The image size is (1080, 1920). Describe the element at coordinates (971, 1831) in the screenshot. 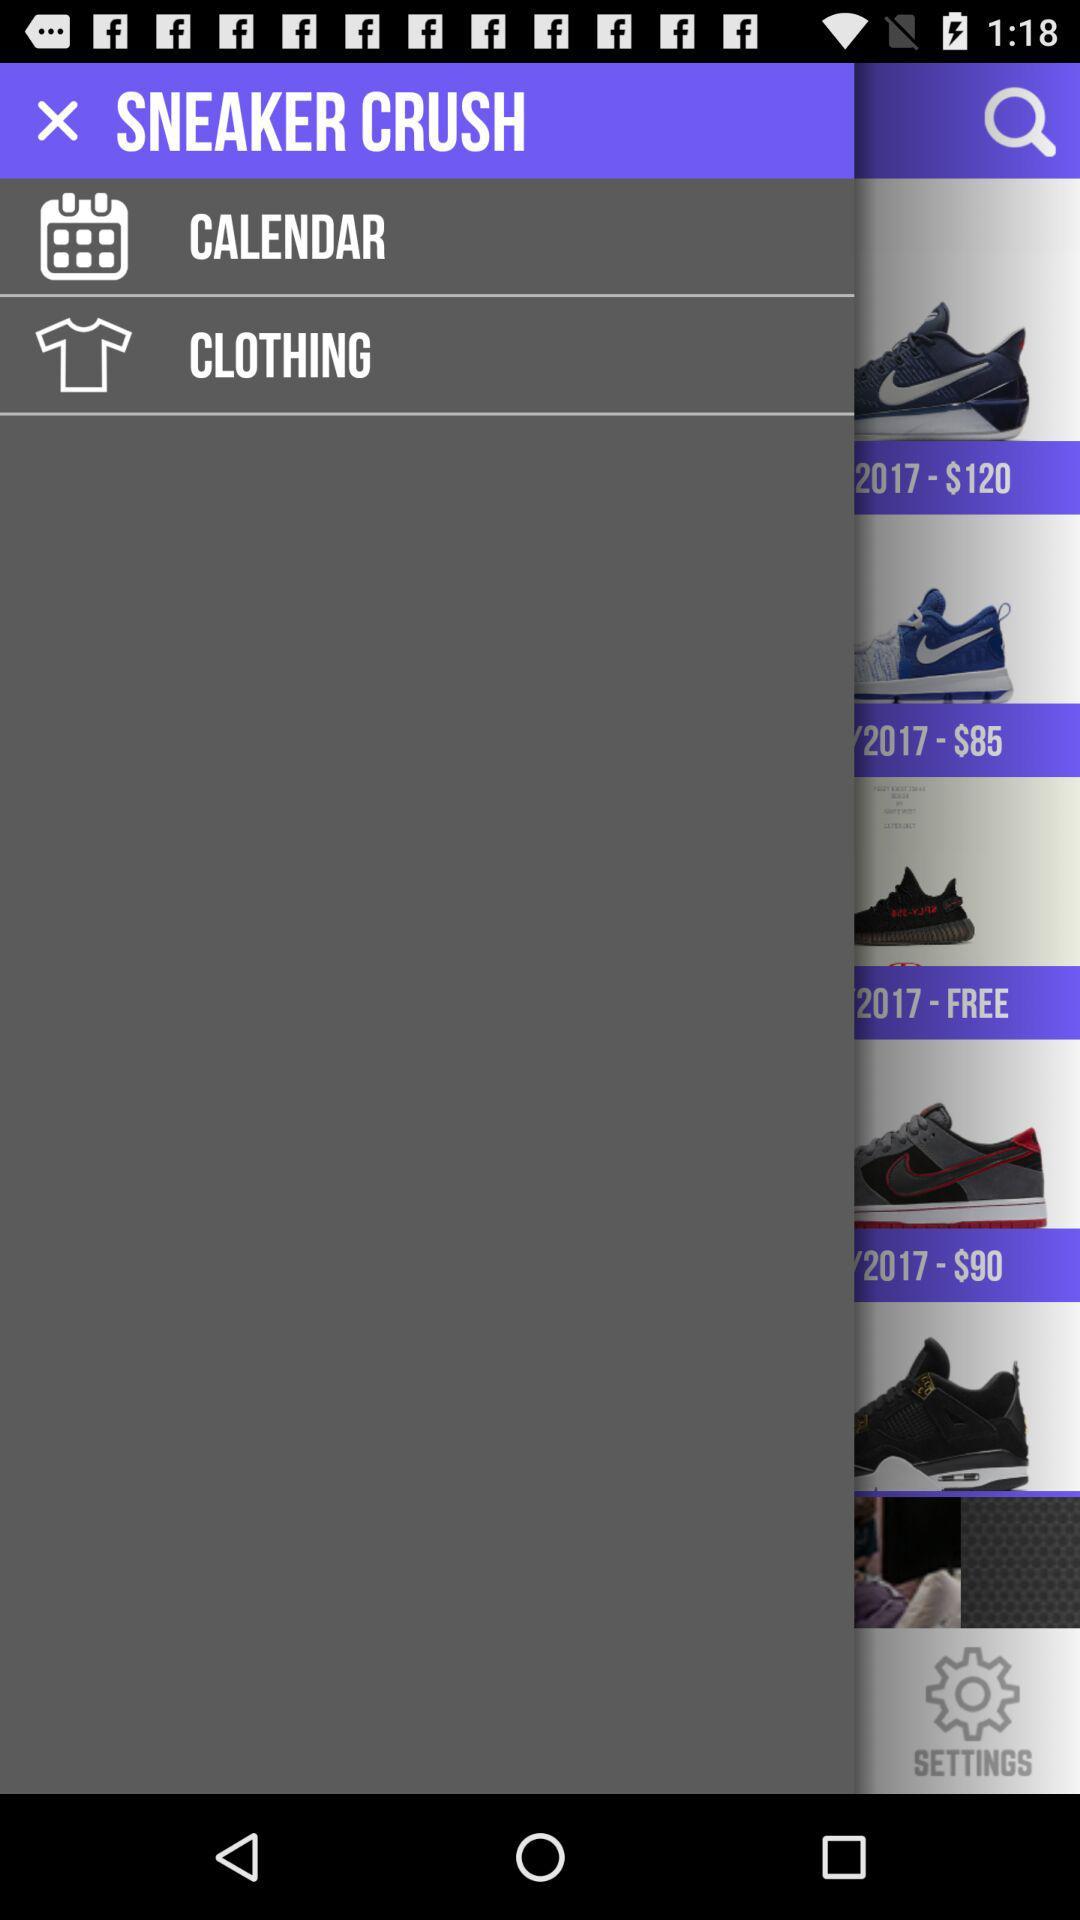

I see `the settings icon` at that location.